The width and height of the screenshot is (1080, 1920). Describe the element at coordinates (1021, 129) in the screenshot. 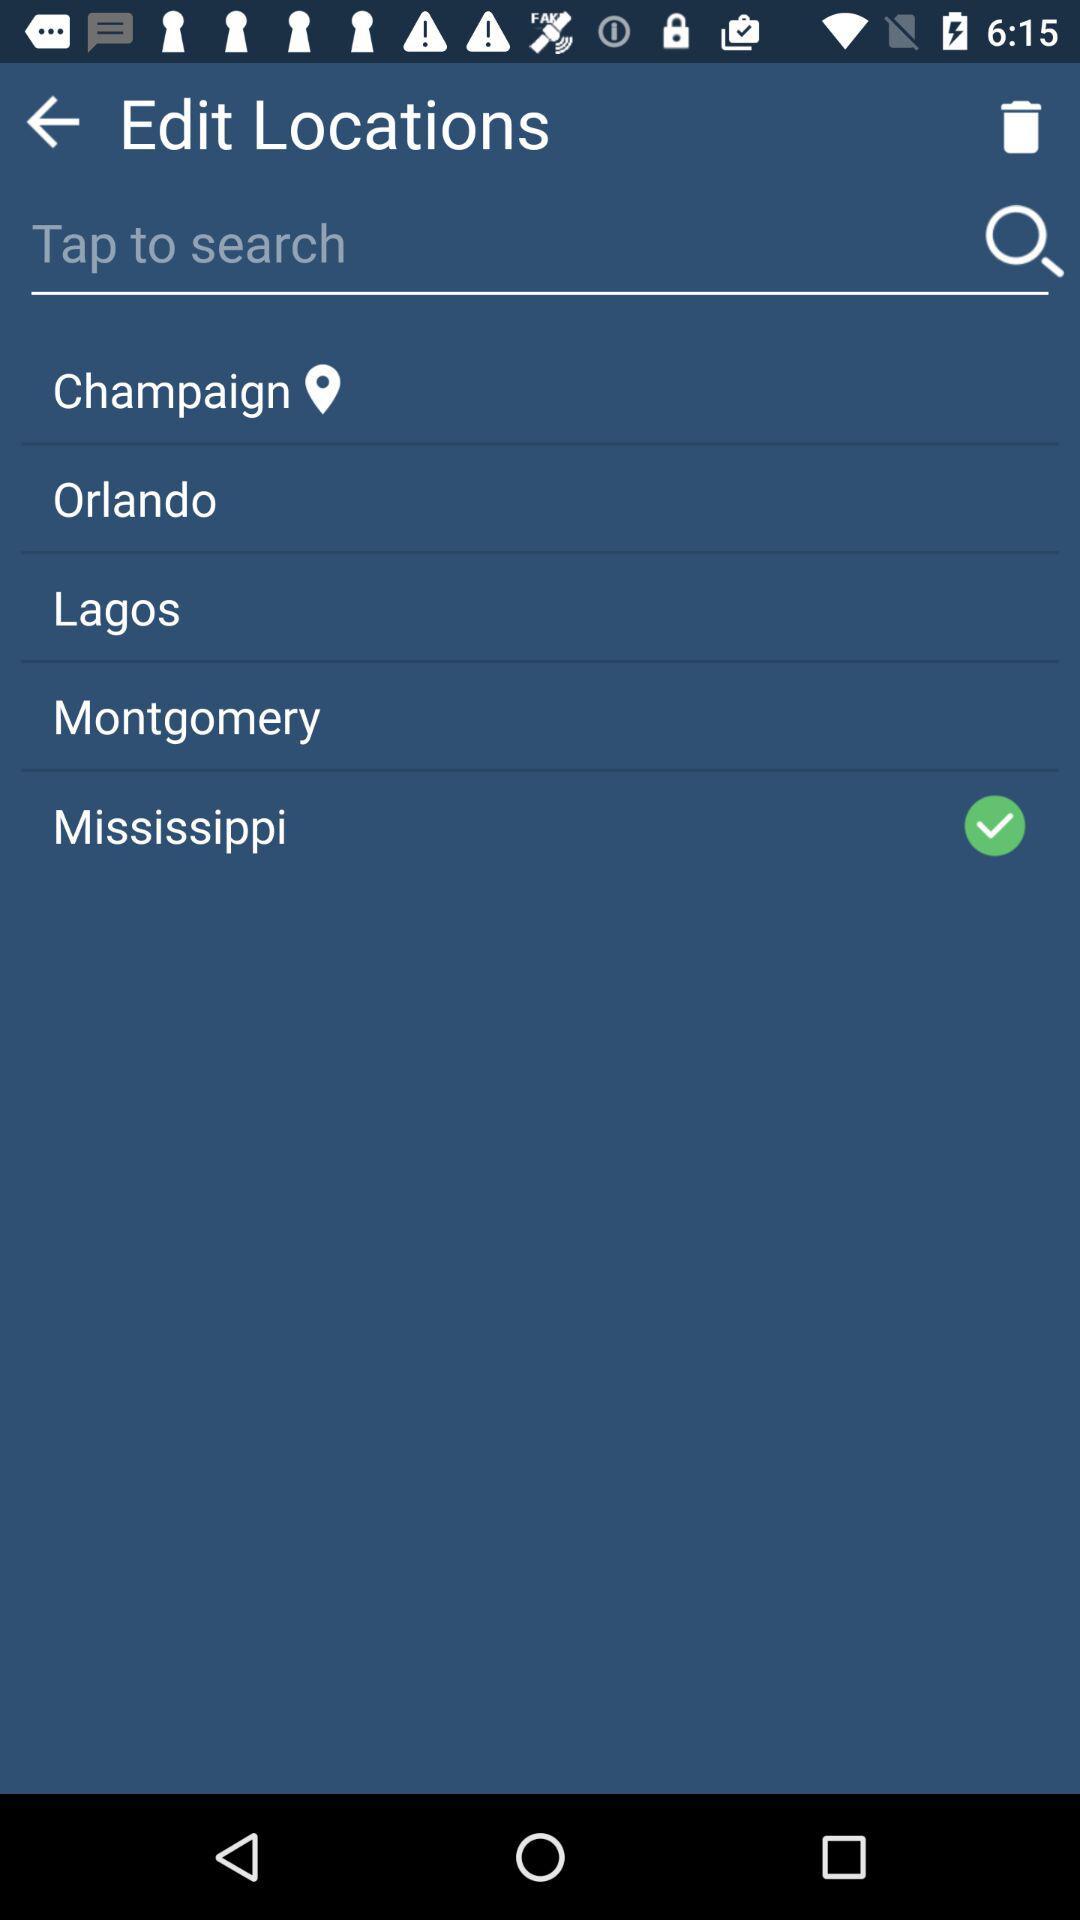

I see `the delete icon` at that location.